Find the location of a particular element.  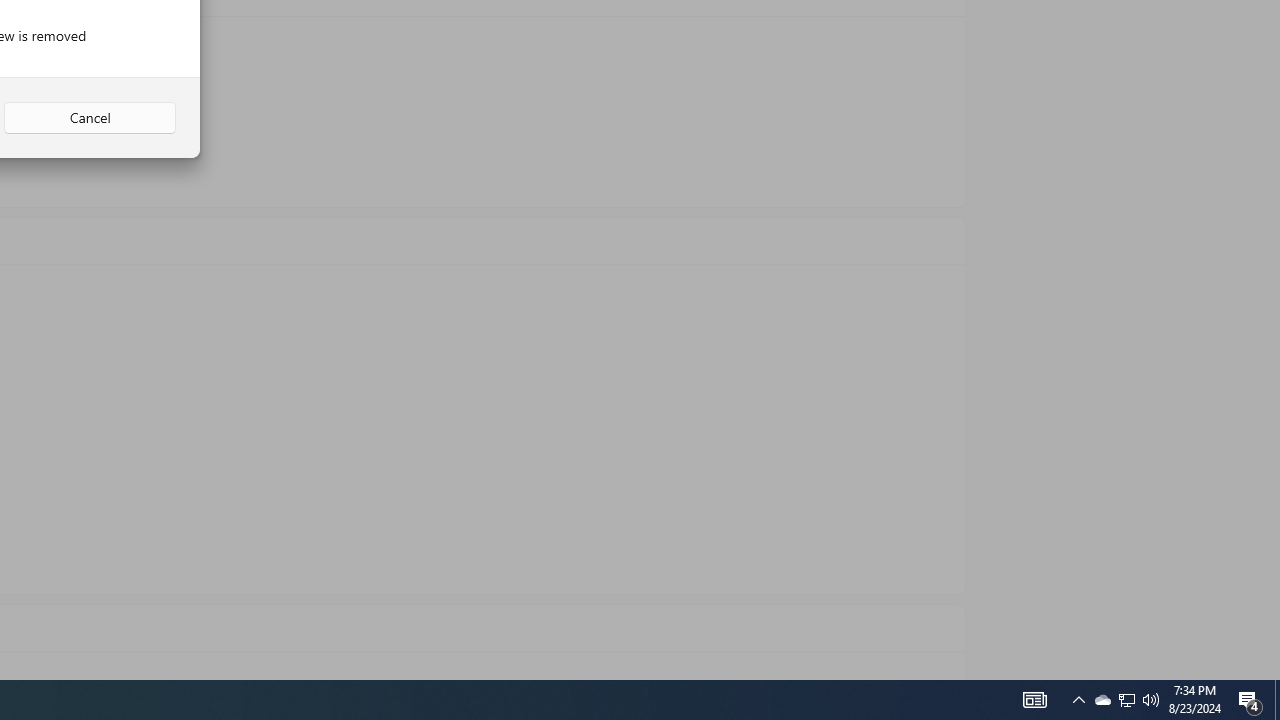

'Cancel' is located at coordinates (89, 118).